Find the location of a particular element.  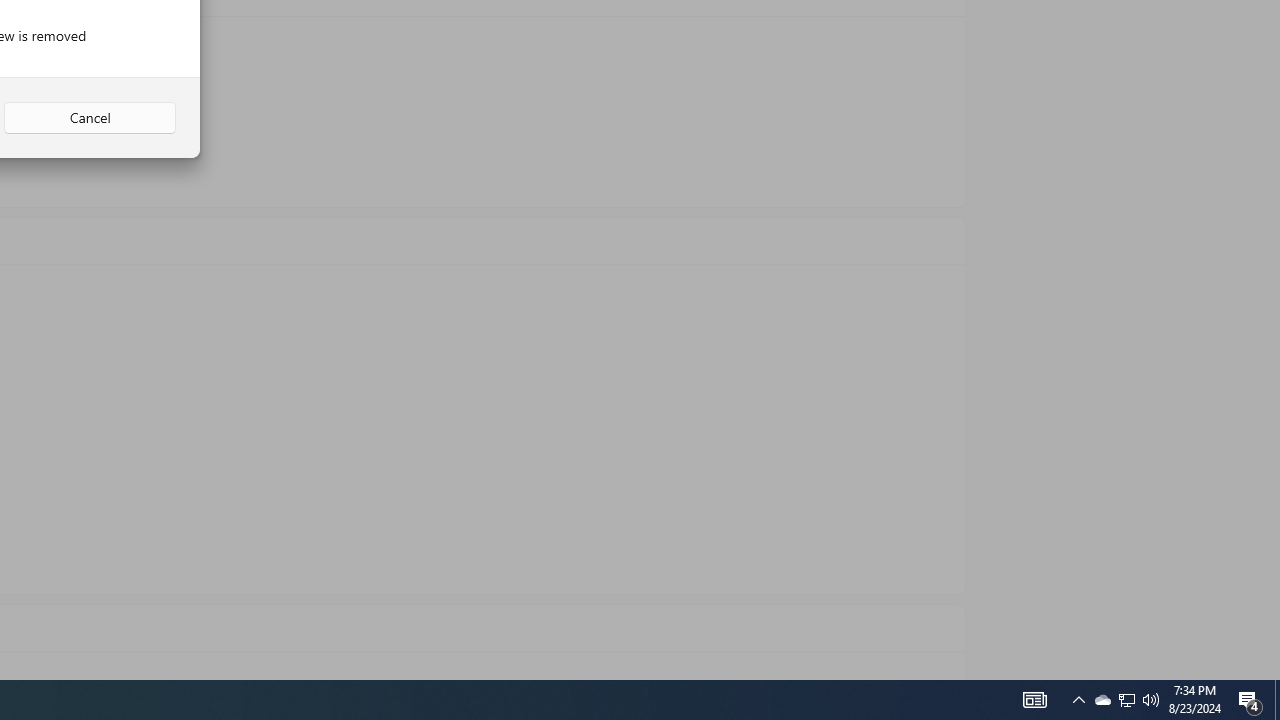

'Cancel' is located at coordinates (89, 118).